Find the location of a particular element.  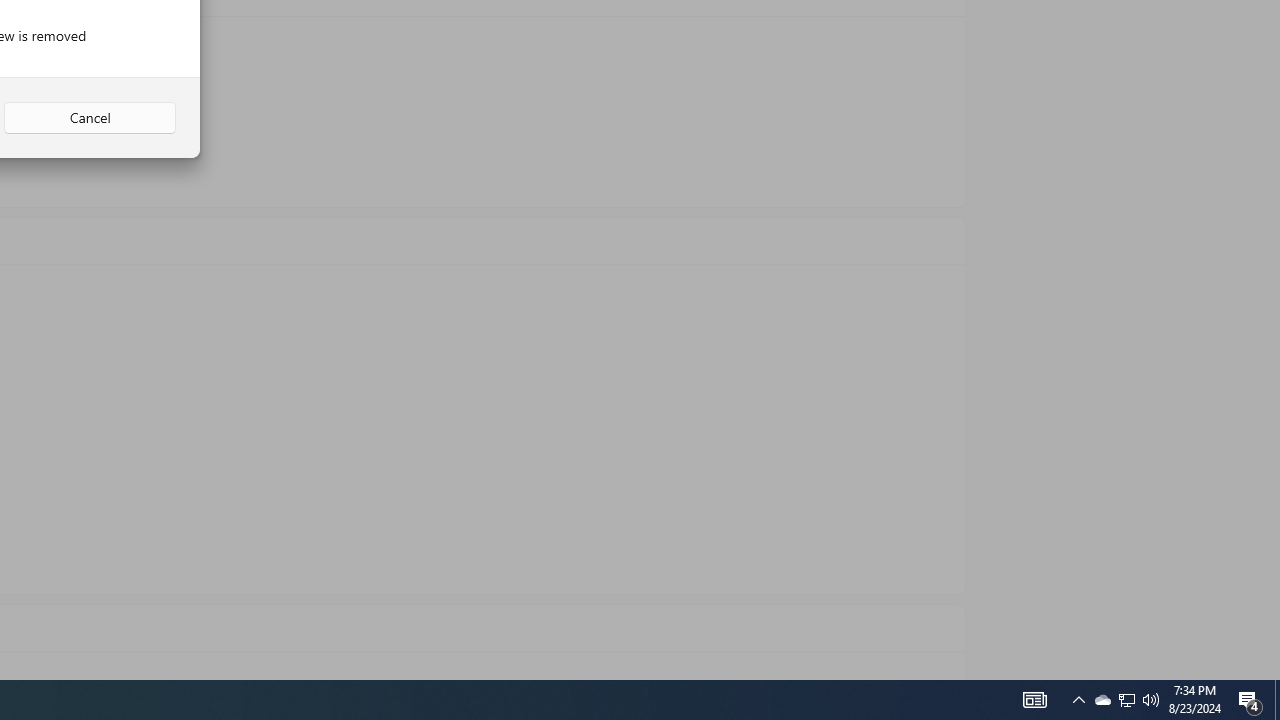

'Cancel' is located at coordinates (89, 118).